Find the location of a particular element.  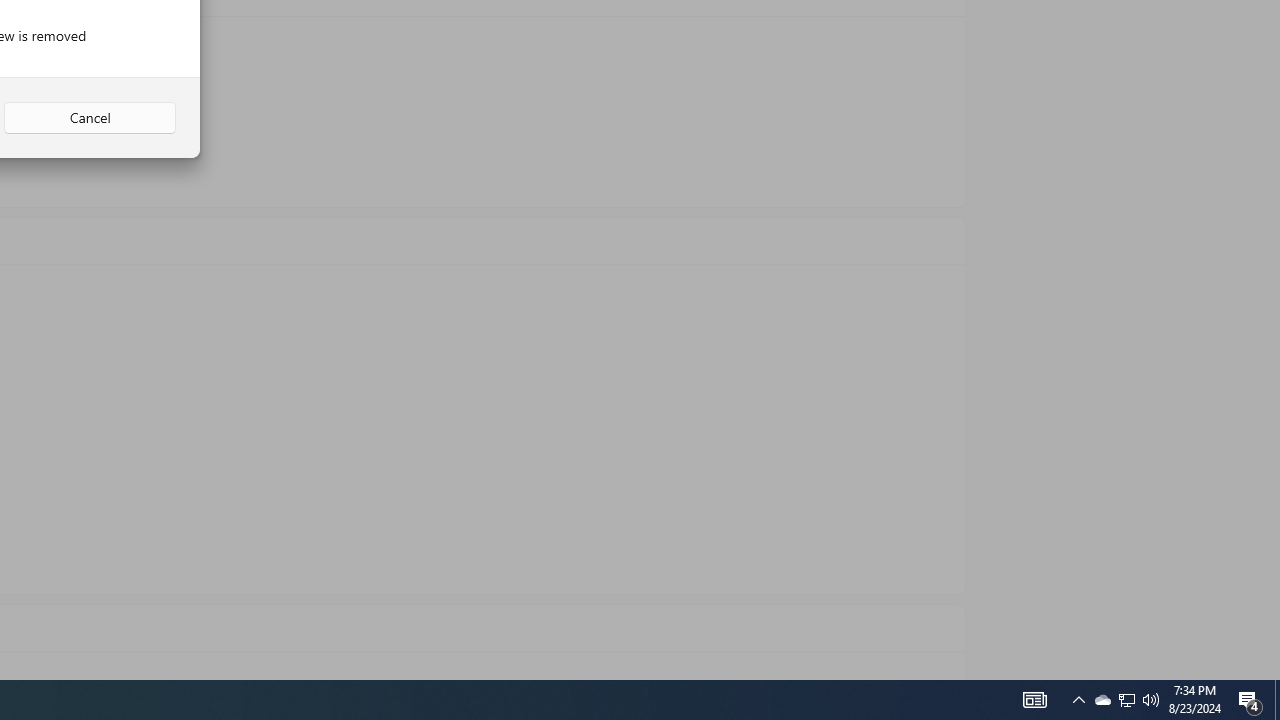

'Cancel' is located at coordinates (89, 118).